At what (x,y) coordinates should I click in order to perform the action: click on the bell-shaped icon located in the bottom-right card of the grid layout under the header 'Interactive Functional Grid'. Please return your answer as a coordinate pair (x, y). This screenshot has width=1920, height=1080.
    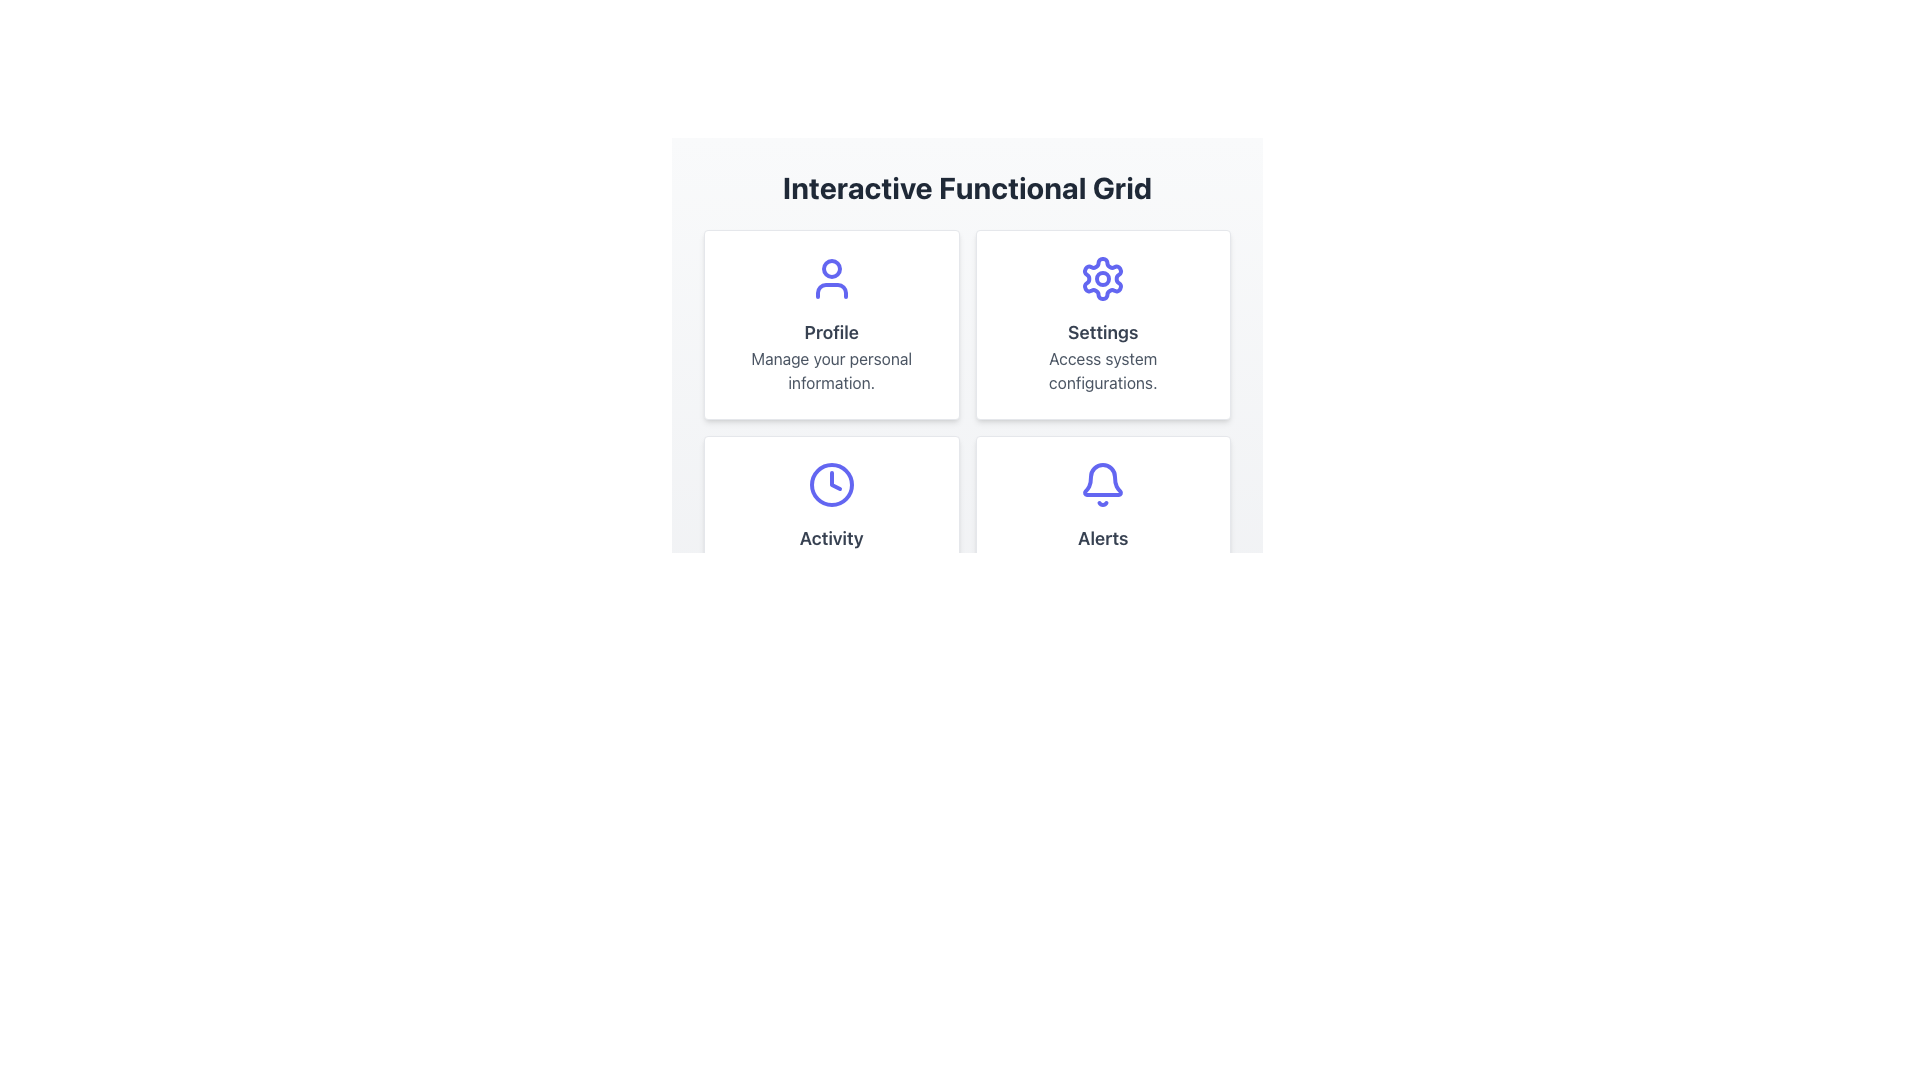
    Looking at the image, I should click on (1102, 479).